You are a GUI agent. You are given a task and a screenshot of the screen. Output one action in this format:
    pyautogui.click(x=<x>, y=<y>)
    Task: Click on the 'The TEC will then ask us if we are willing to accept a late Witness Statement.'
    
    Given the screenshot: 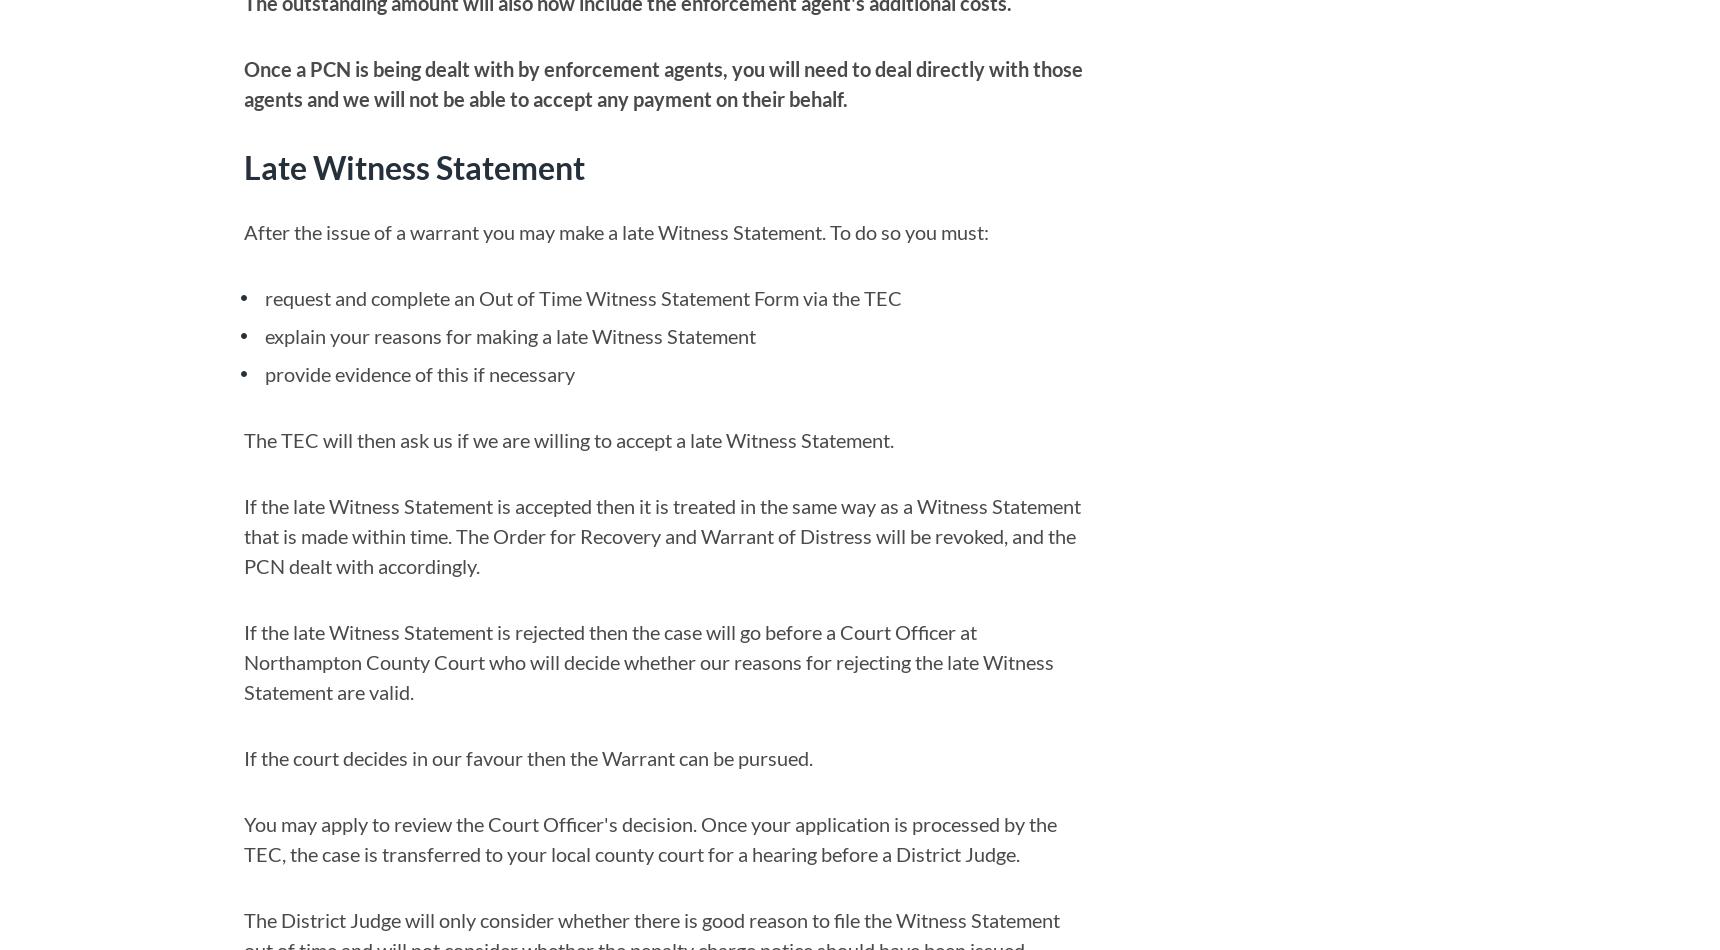 What is the action you would take?
    pyautogui.click(x=568, y=439)
    